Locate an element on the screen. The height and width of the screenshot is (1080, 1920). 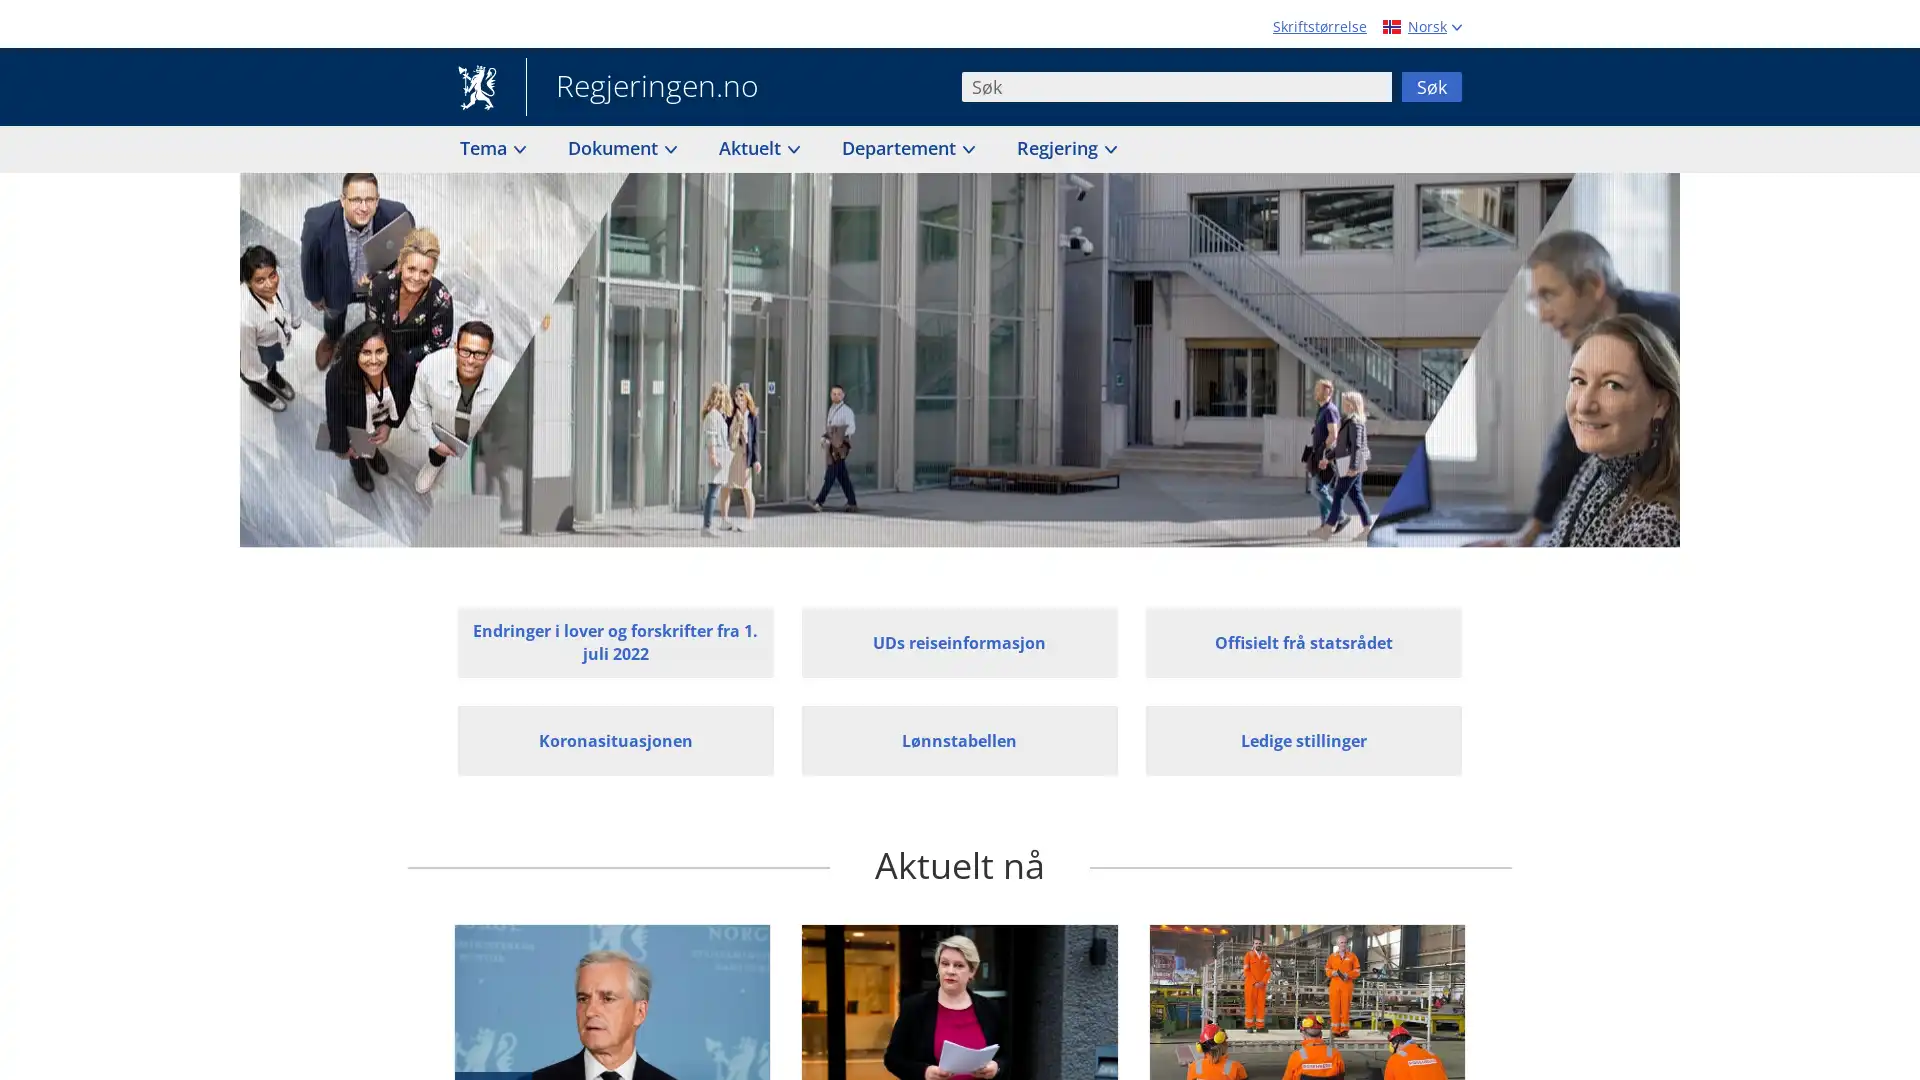
Aktuelt is located at coordinates (757, 147).